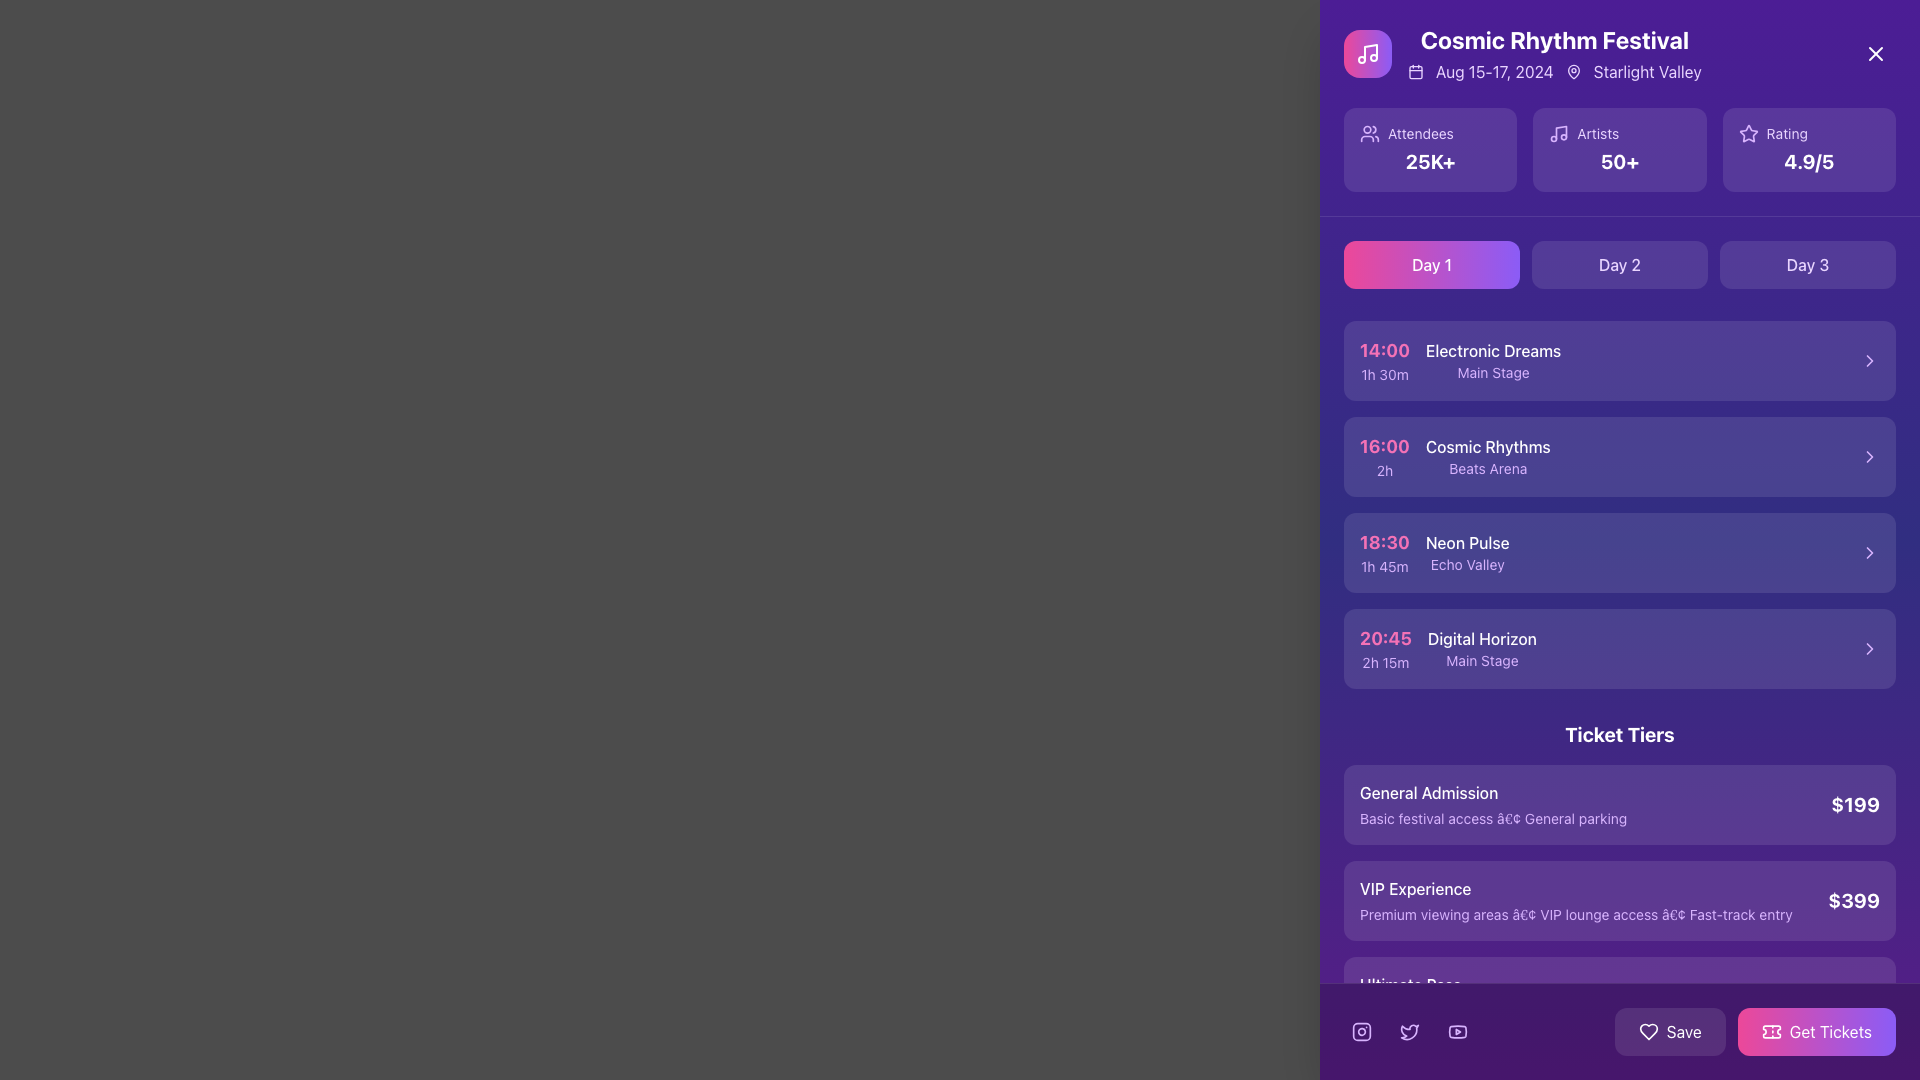  What do you see at coordinates (1361, 1032) in the screenshot?
I see `the small purple Instagram logo icon, which resembles a stylized camera, located at the bottom of the right-side panel` at bounding box center [1361, 1032].